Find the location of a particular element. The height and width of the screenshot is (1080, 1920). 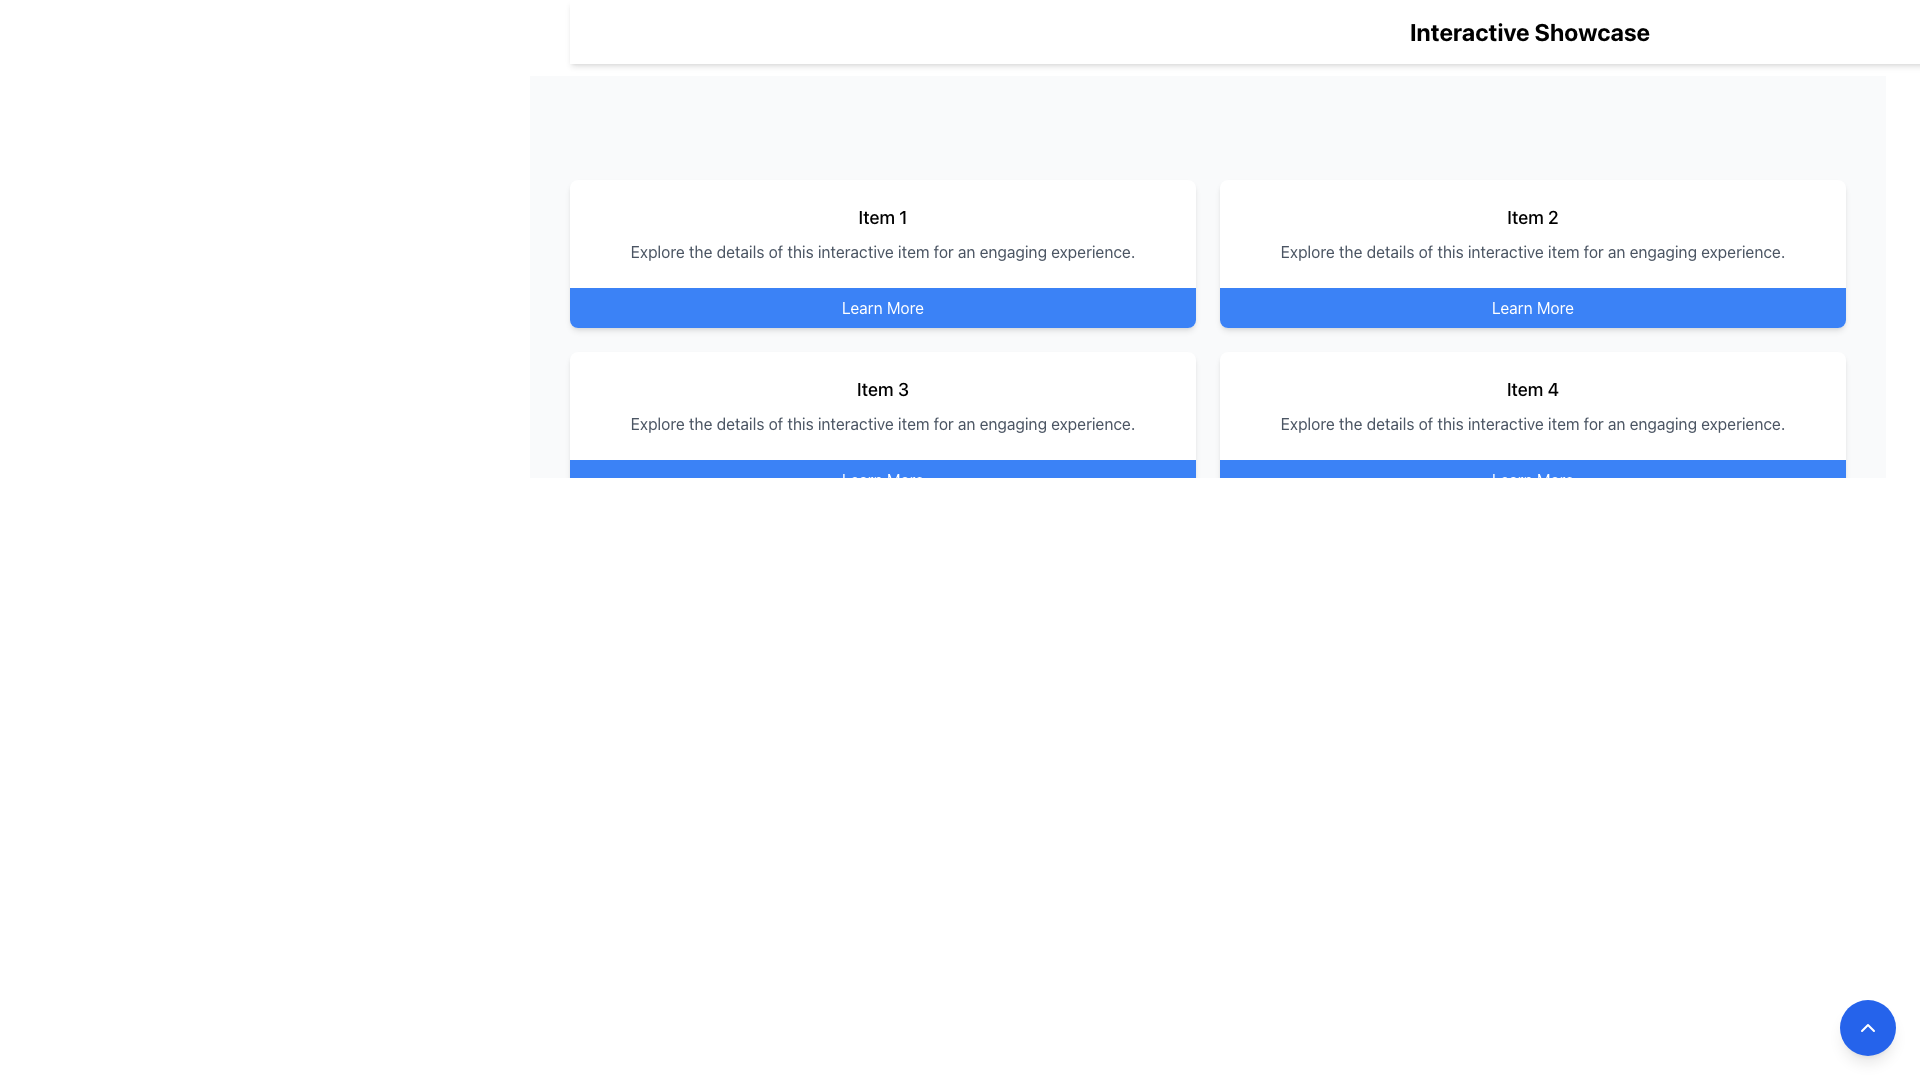

the descriptive text element that provides details about 'Item 2', located in the upper-right card section of the grid layout is located at coordinates (1531, 250).